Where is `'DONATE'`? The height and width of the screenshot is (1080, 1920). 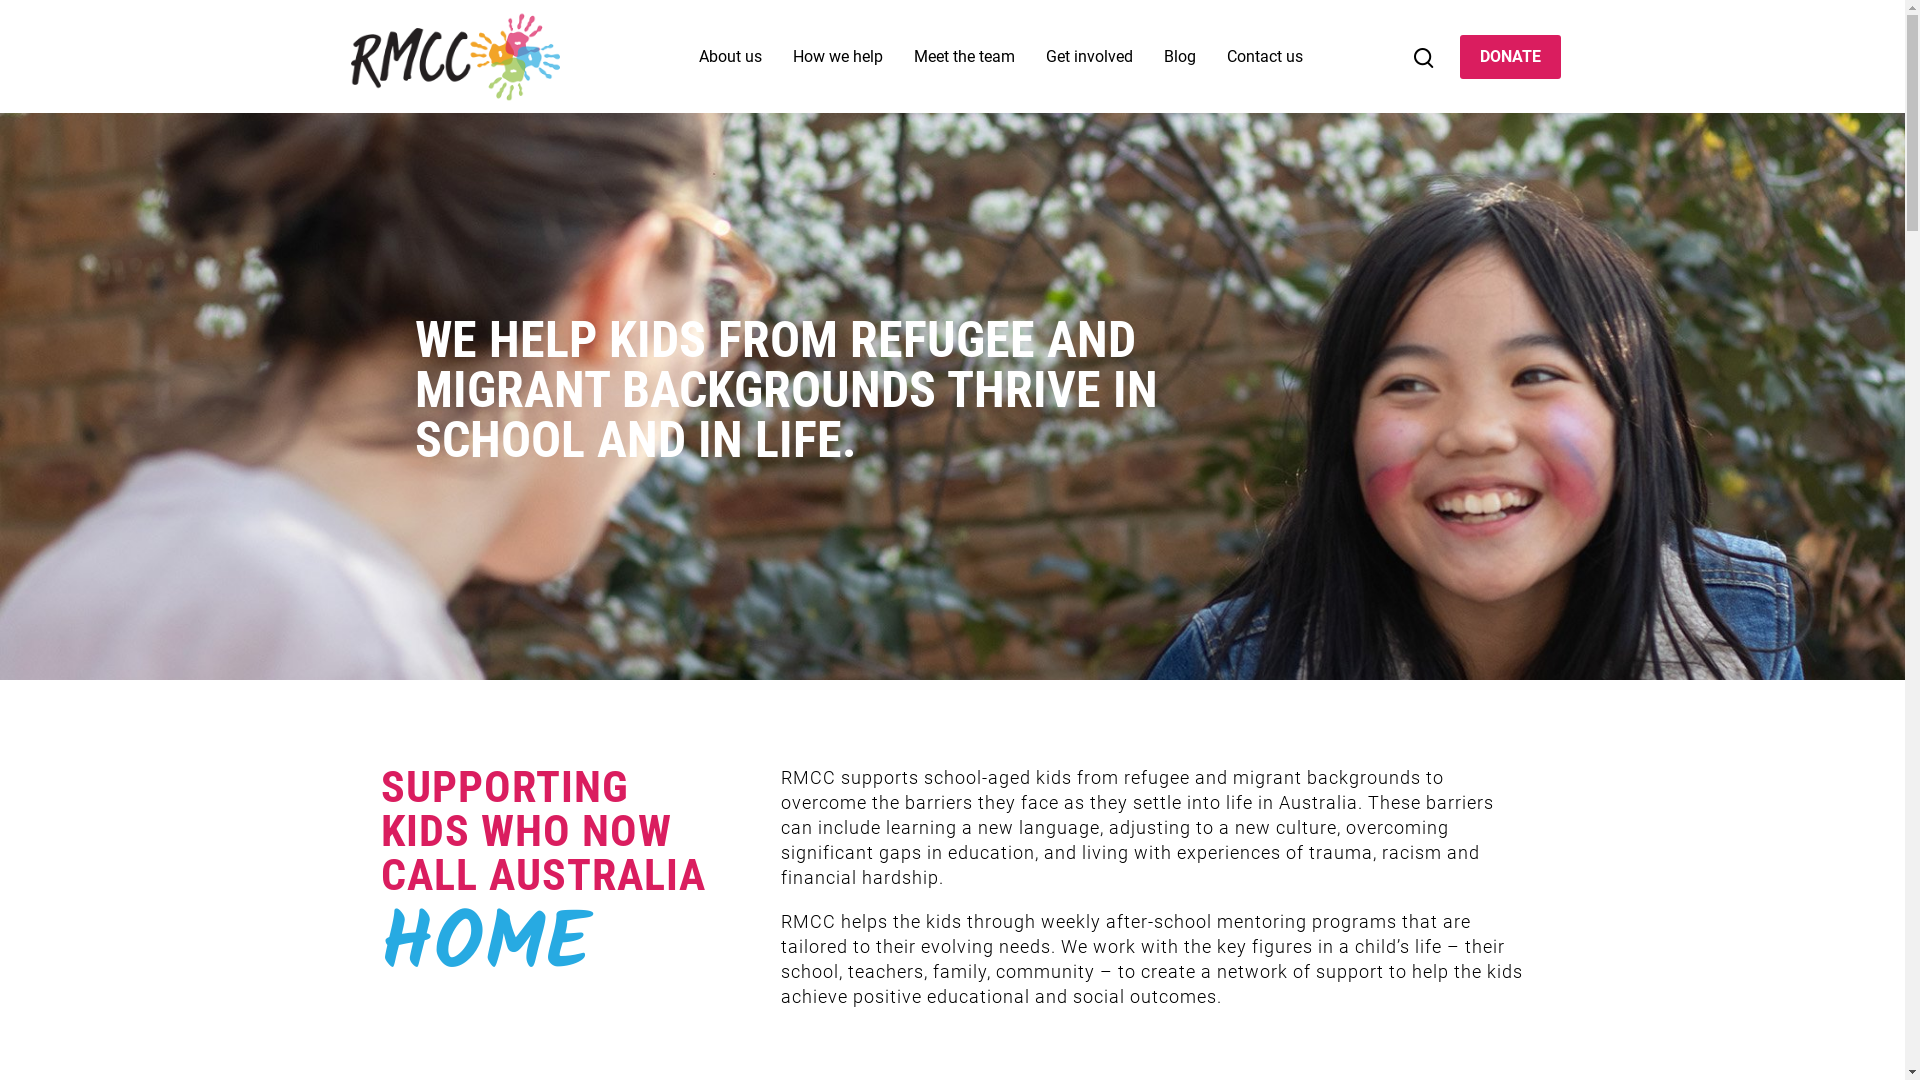 'DONATE' is located at coordinates (1510, 56).